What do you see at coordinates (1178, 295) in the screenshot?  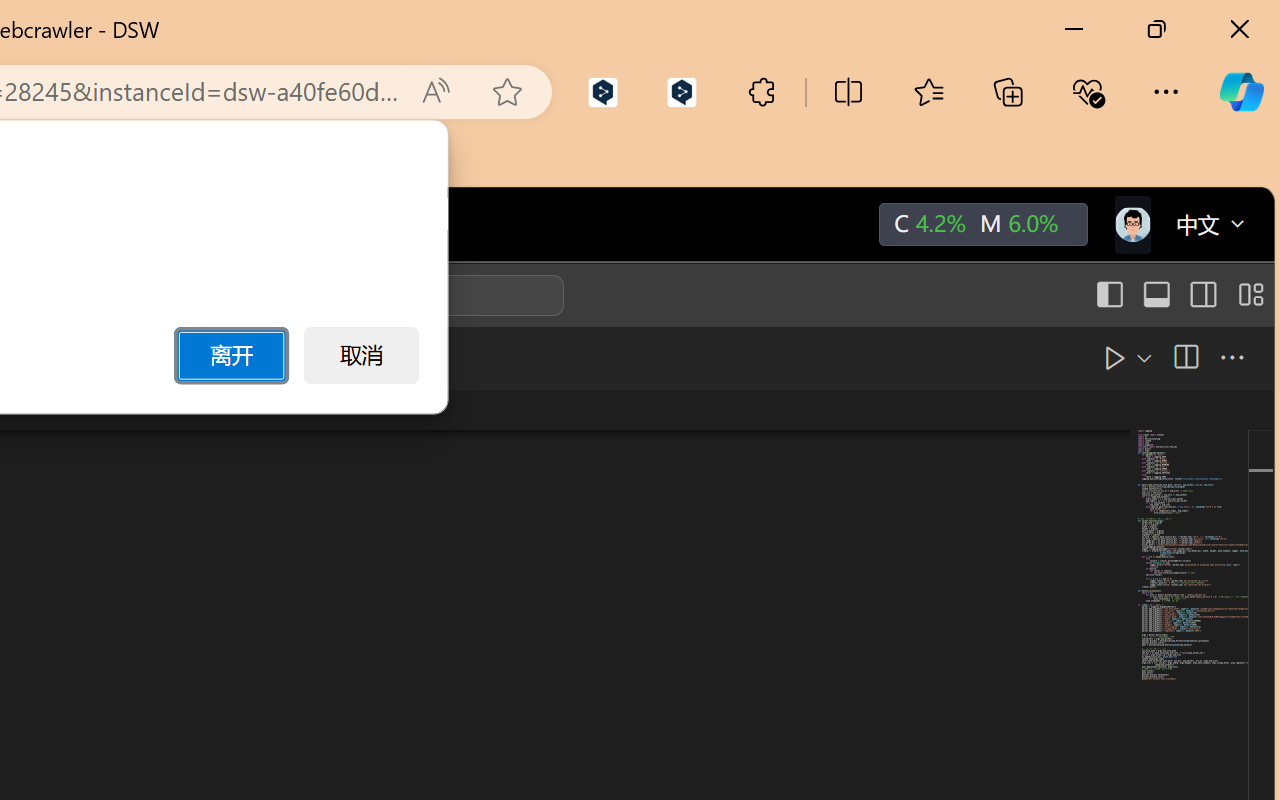 I see `'Title actions'` at bounding box center [1178, 295].